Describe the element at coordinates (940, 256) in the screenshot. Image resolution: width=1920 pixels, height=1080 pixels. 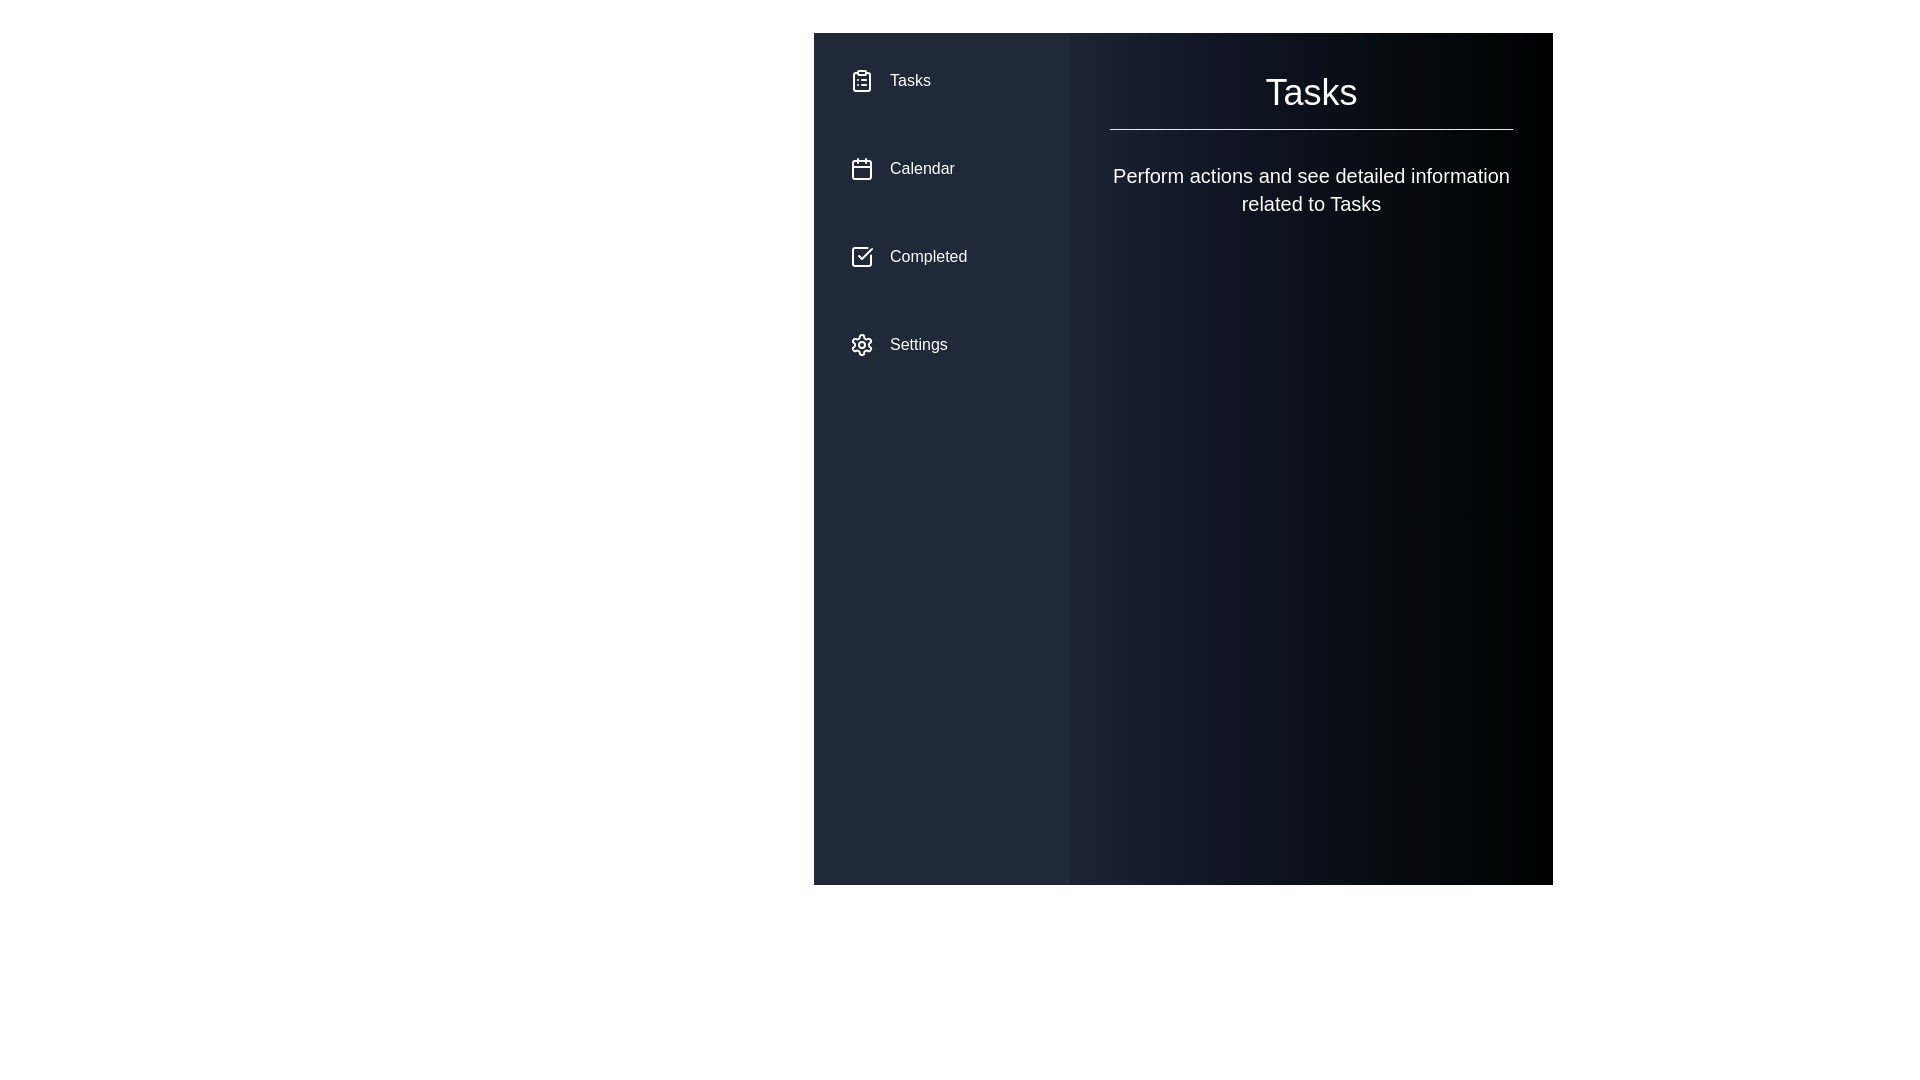
I see `the menu item Completed to preview its state` at that location.